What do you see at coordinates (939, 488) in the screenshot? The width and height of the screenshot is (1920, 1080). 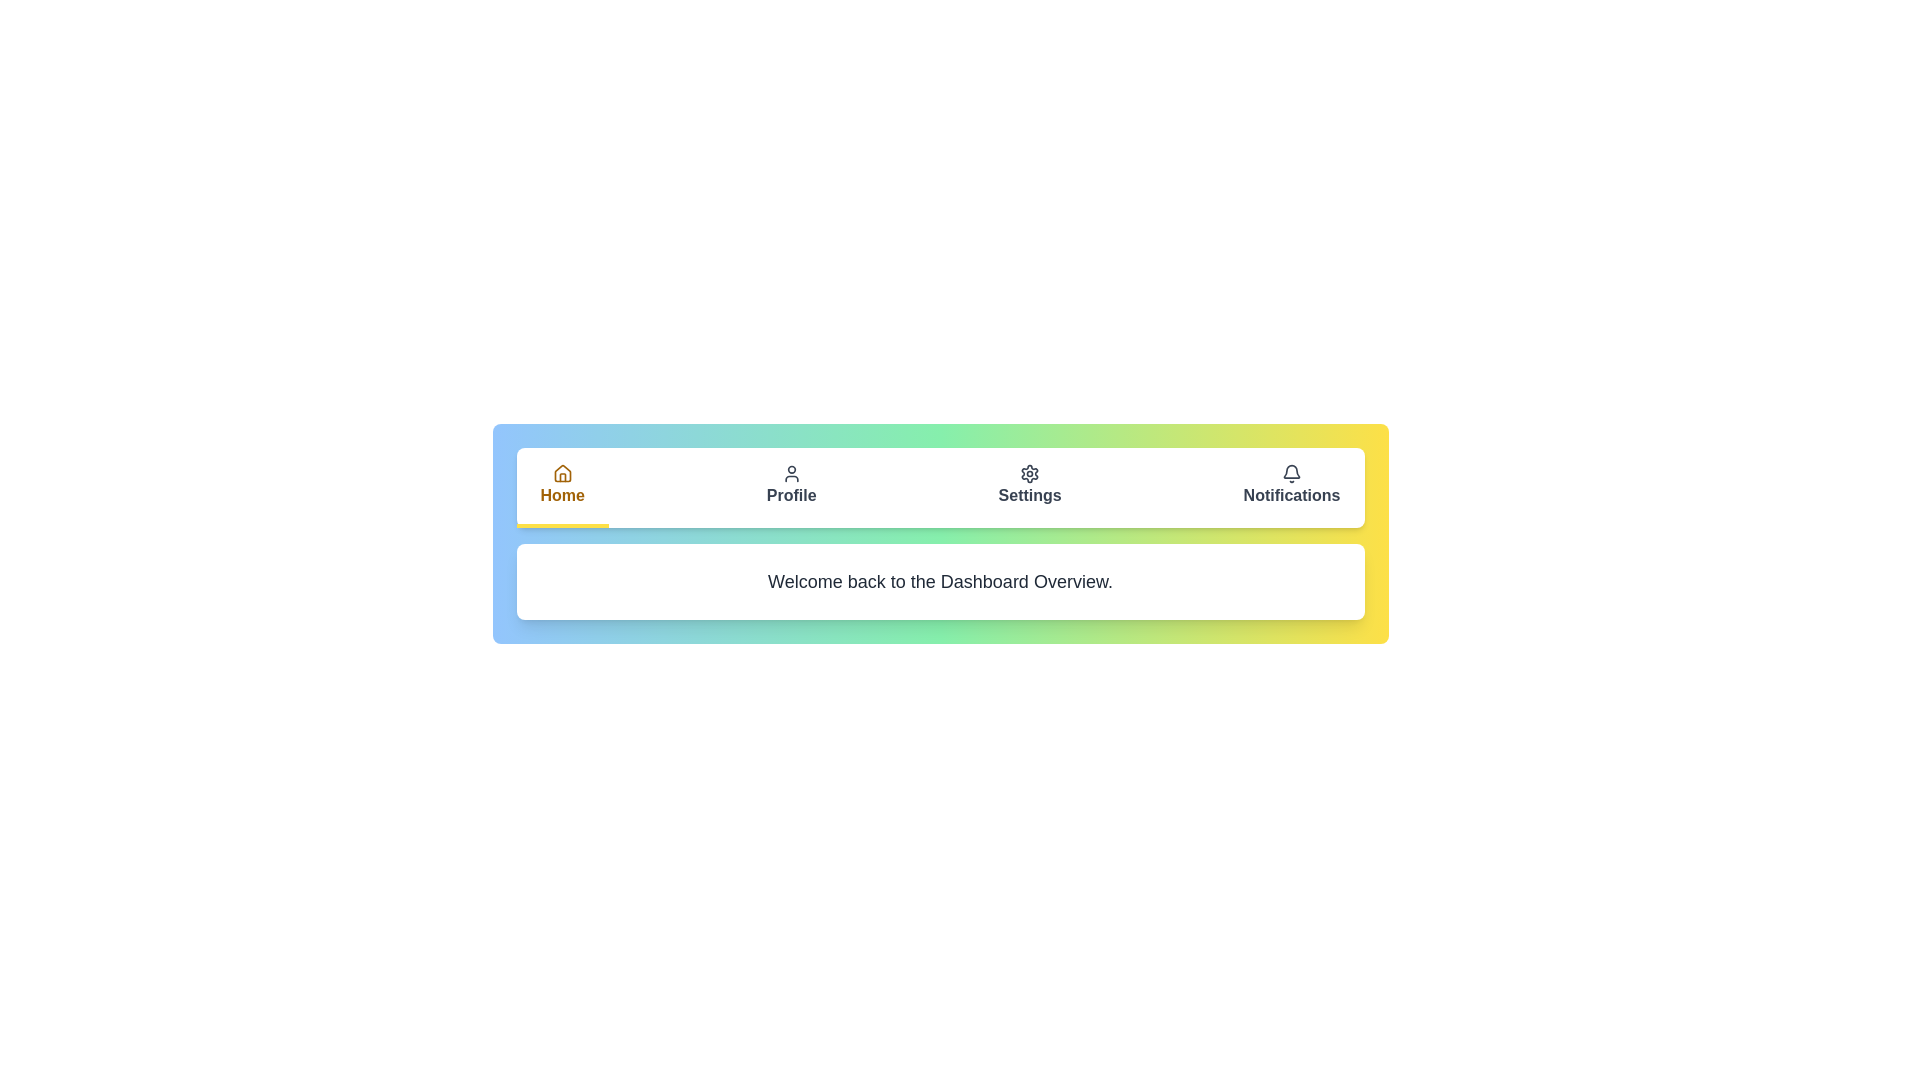 I see `the Navigation bar` at bounding box center [939, 488].